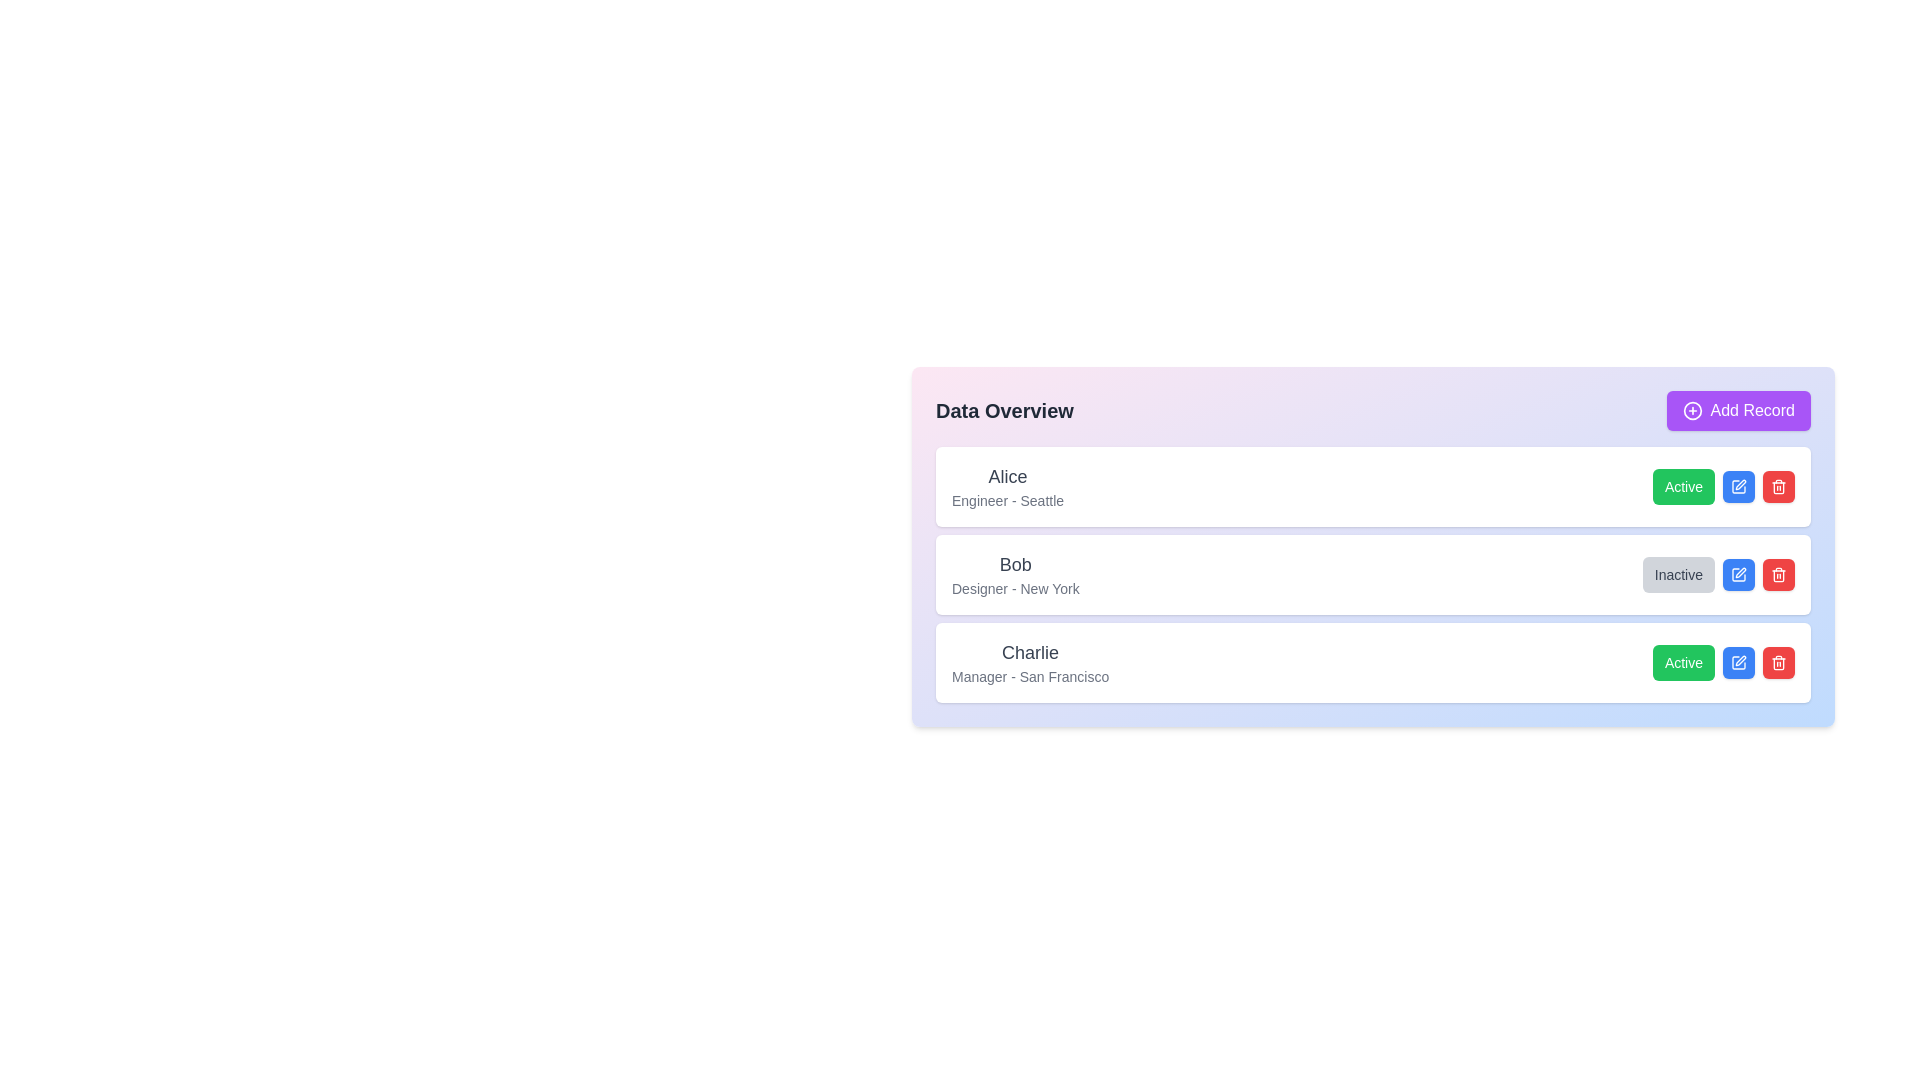 The image size is (1920, 1080). Describe the element at coordinates (1740, 485) in the screenshot. I see `the edit button located to the left of the red trash can icon in the third row of the list labeled 'Charlie'` at that location.